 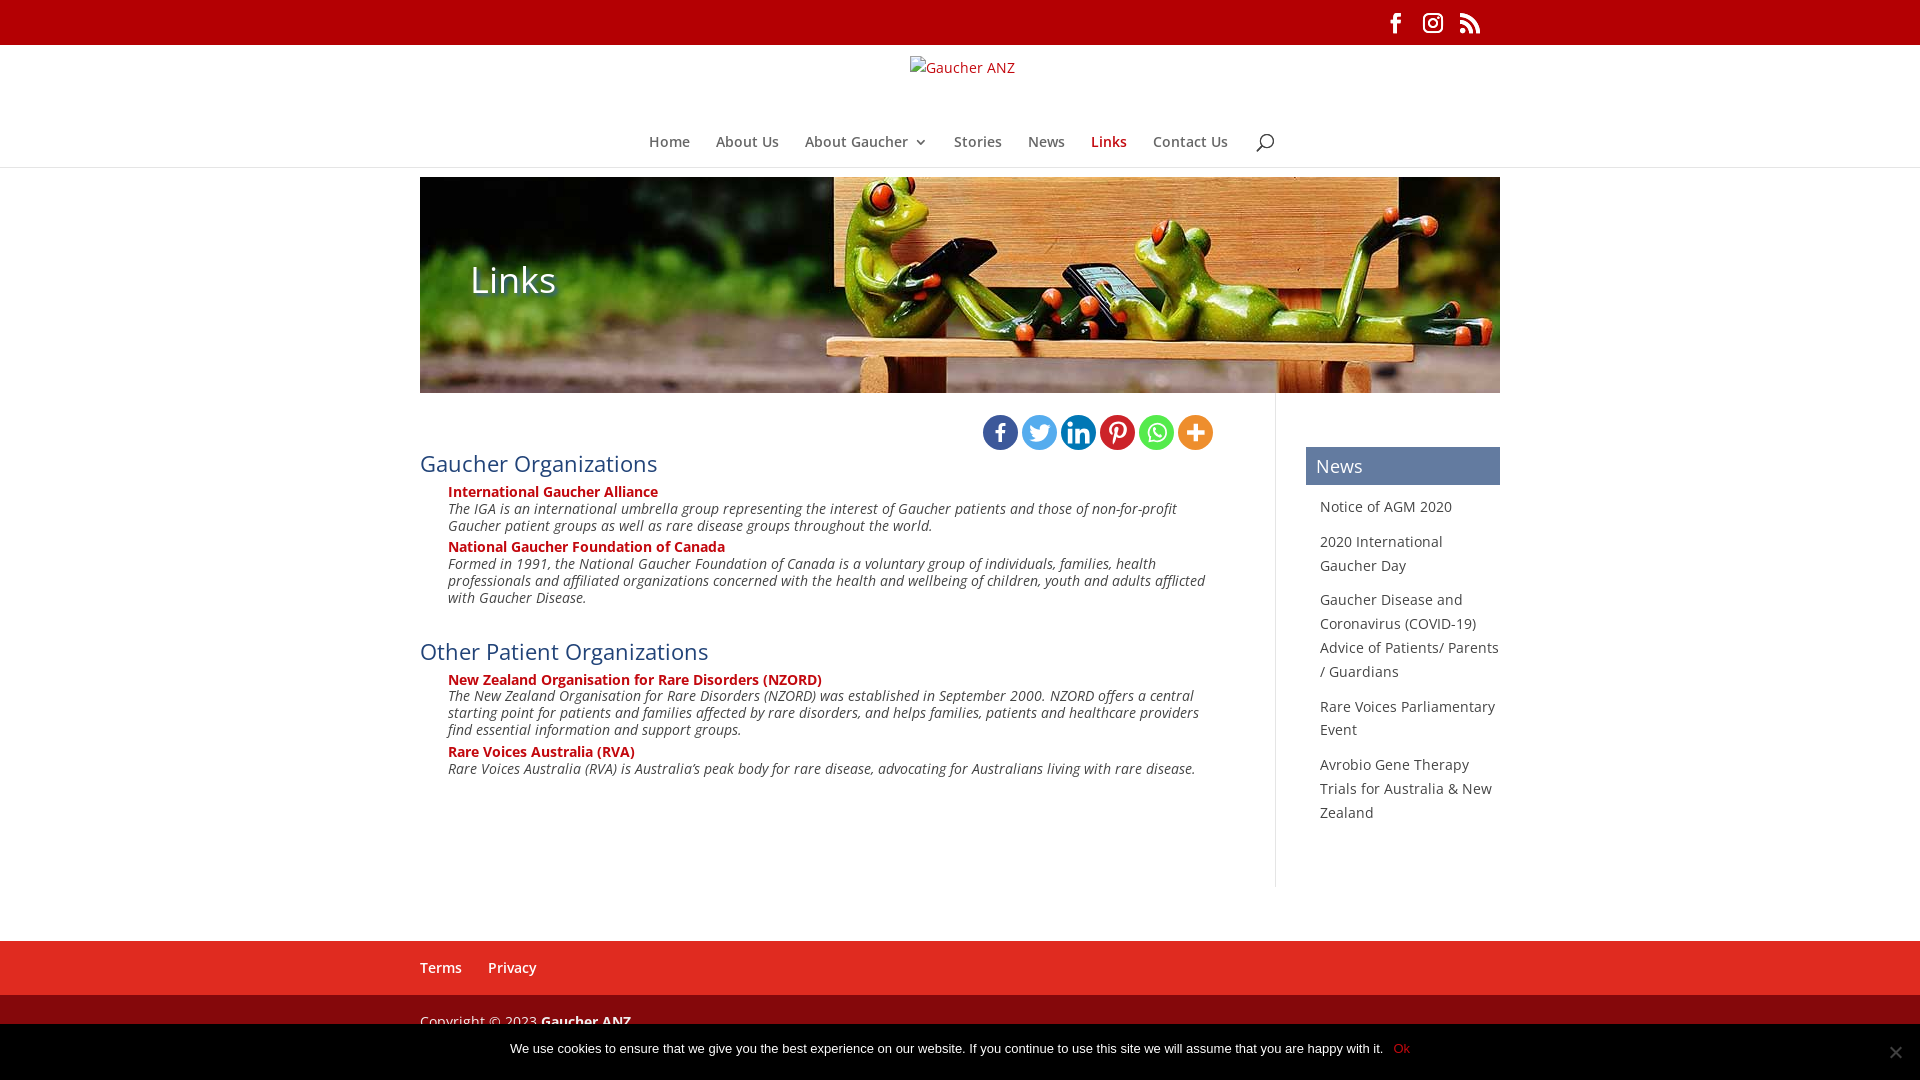 What do you see at coordinates (1116, 431) in the screenshot?
I see `'Pinterest'` at bounding box center [1116, 431].